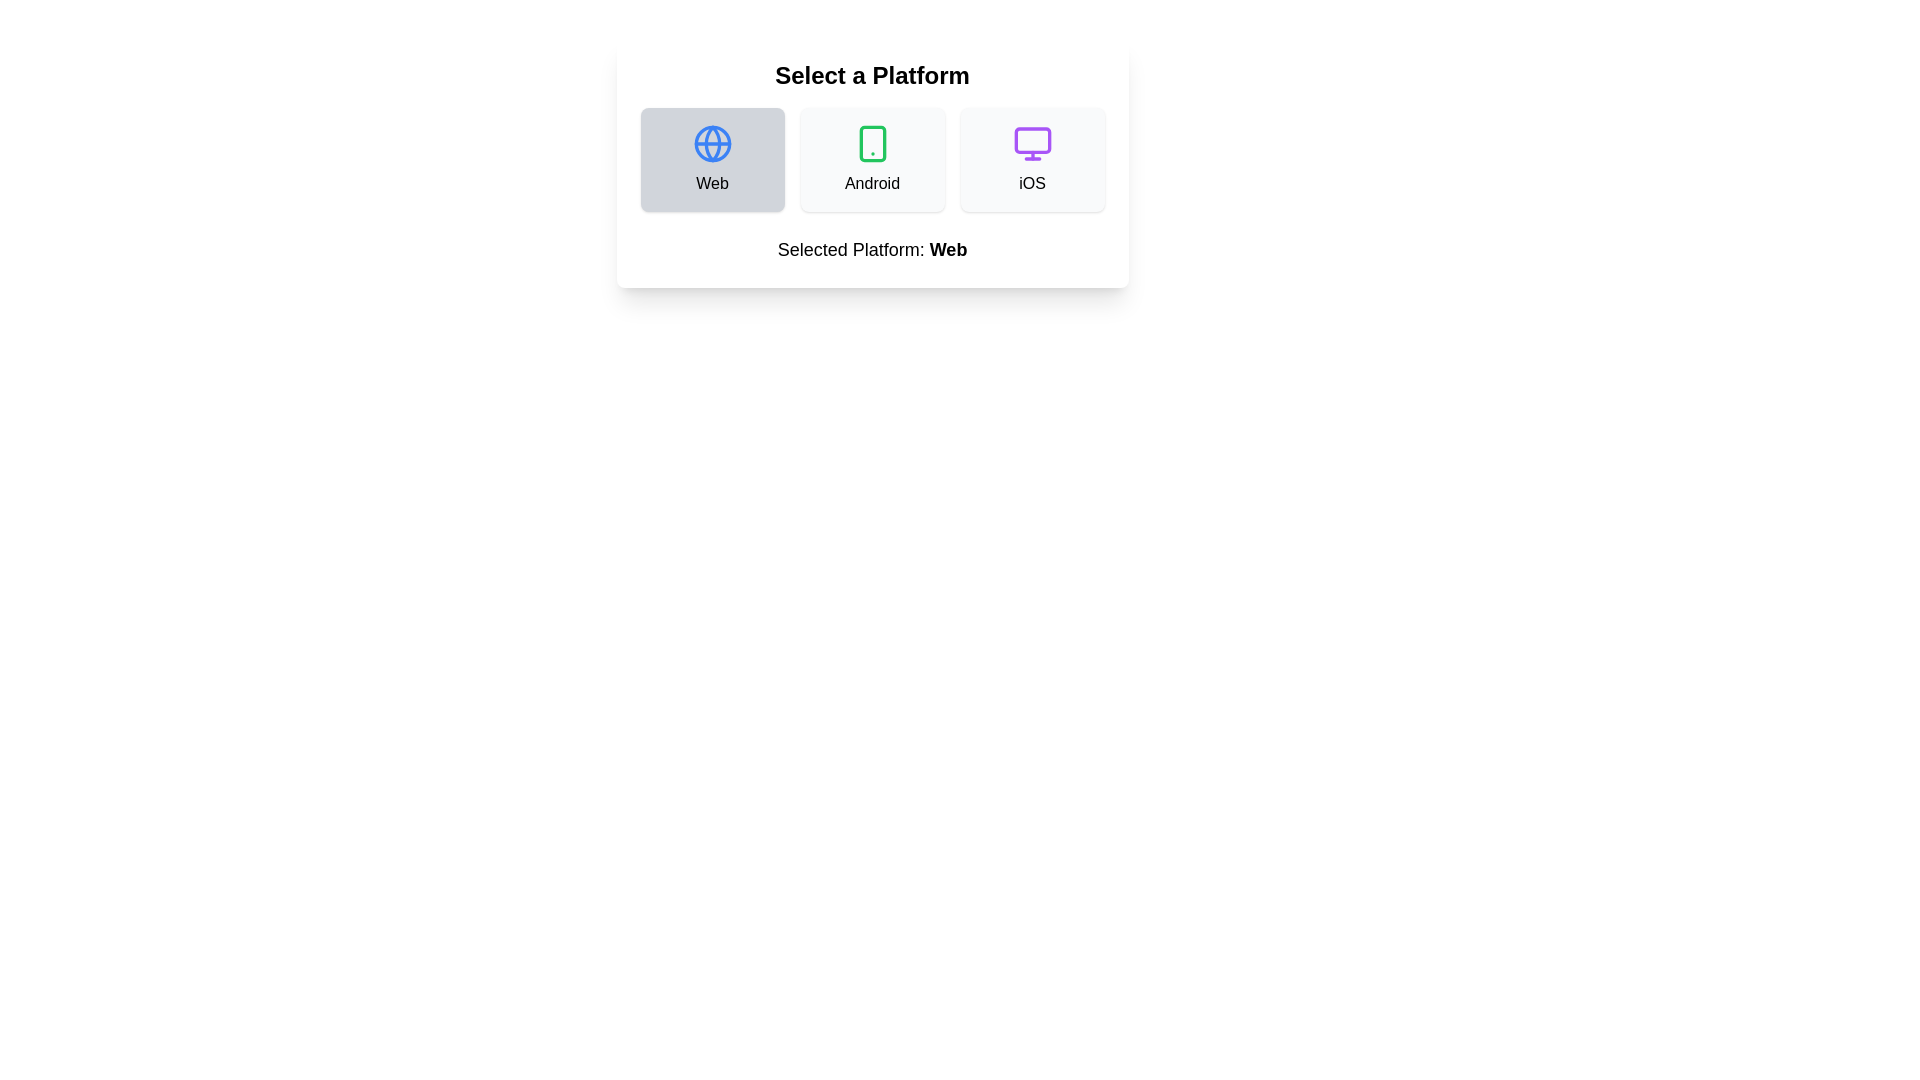  I want to click on the platform Android by clicking its corresponding button, so click(872, 158).